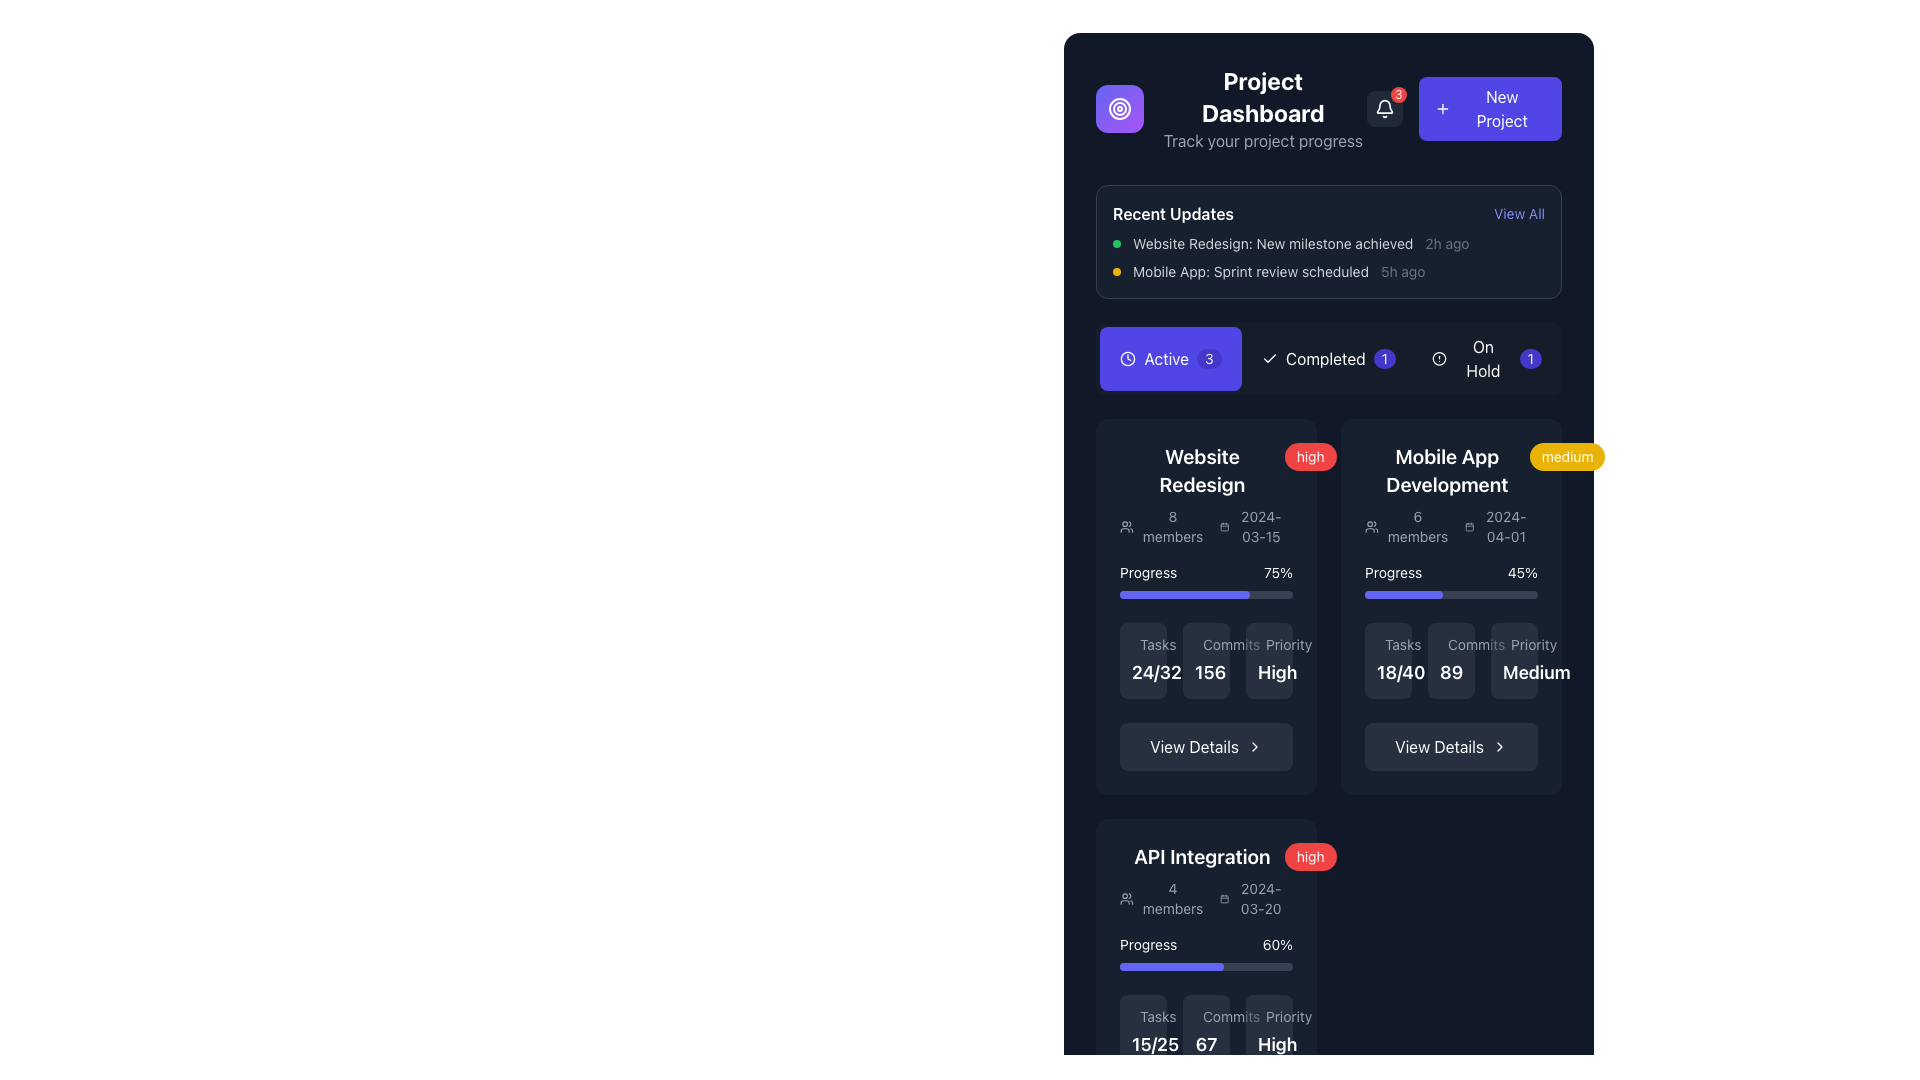  I want to click on value displayed in the text label that indicates the completion percentage for the 'Website Redesign' project in the active projects section, so click(1277, 573).